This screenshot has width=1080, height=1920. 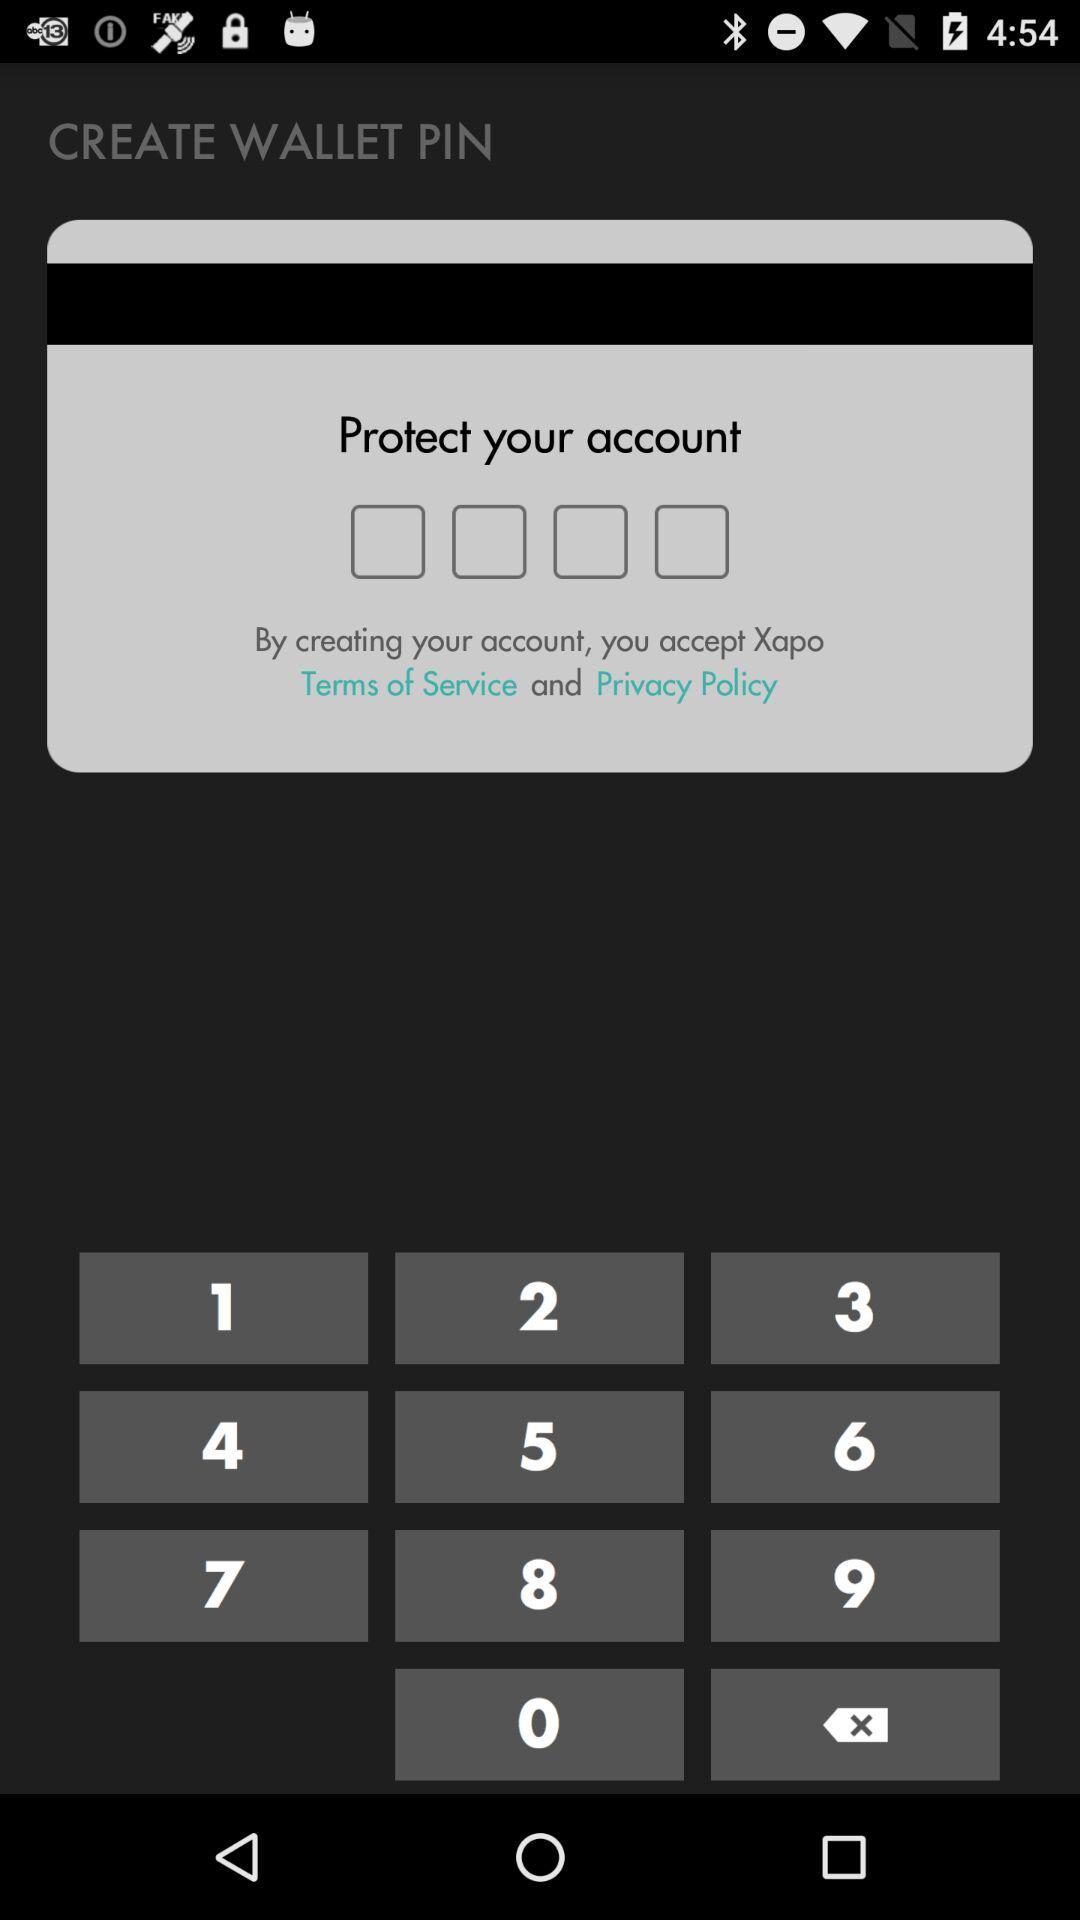 What do you see at coordinates (538, 1584) in the screenshot?
I see `click number eight` at bounding box center [538, 1584].